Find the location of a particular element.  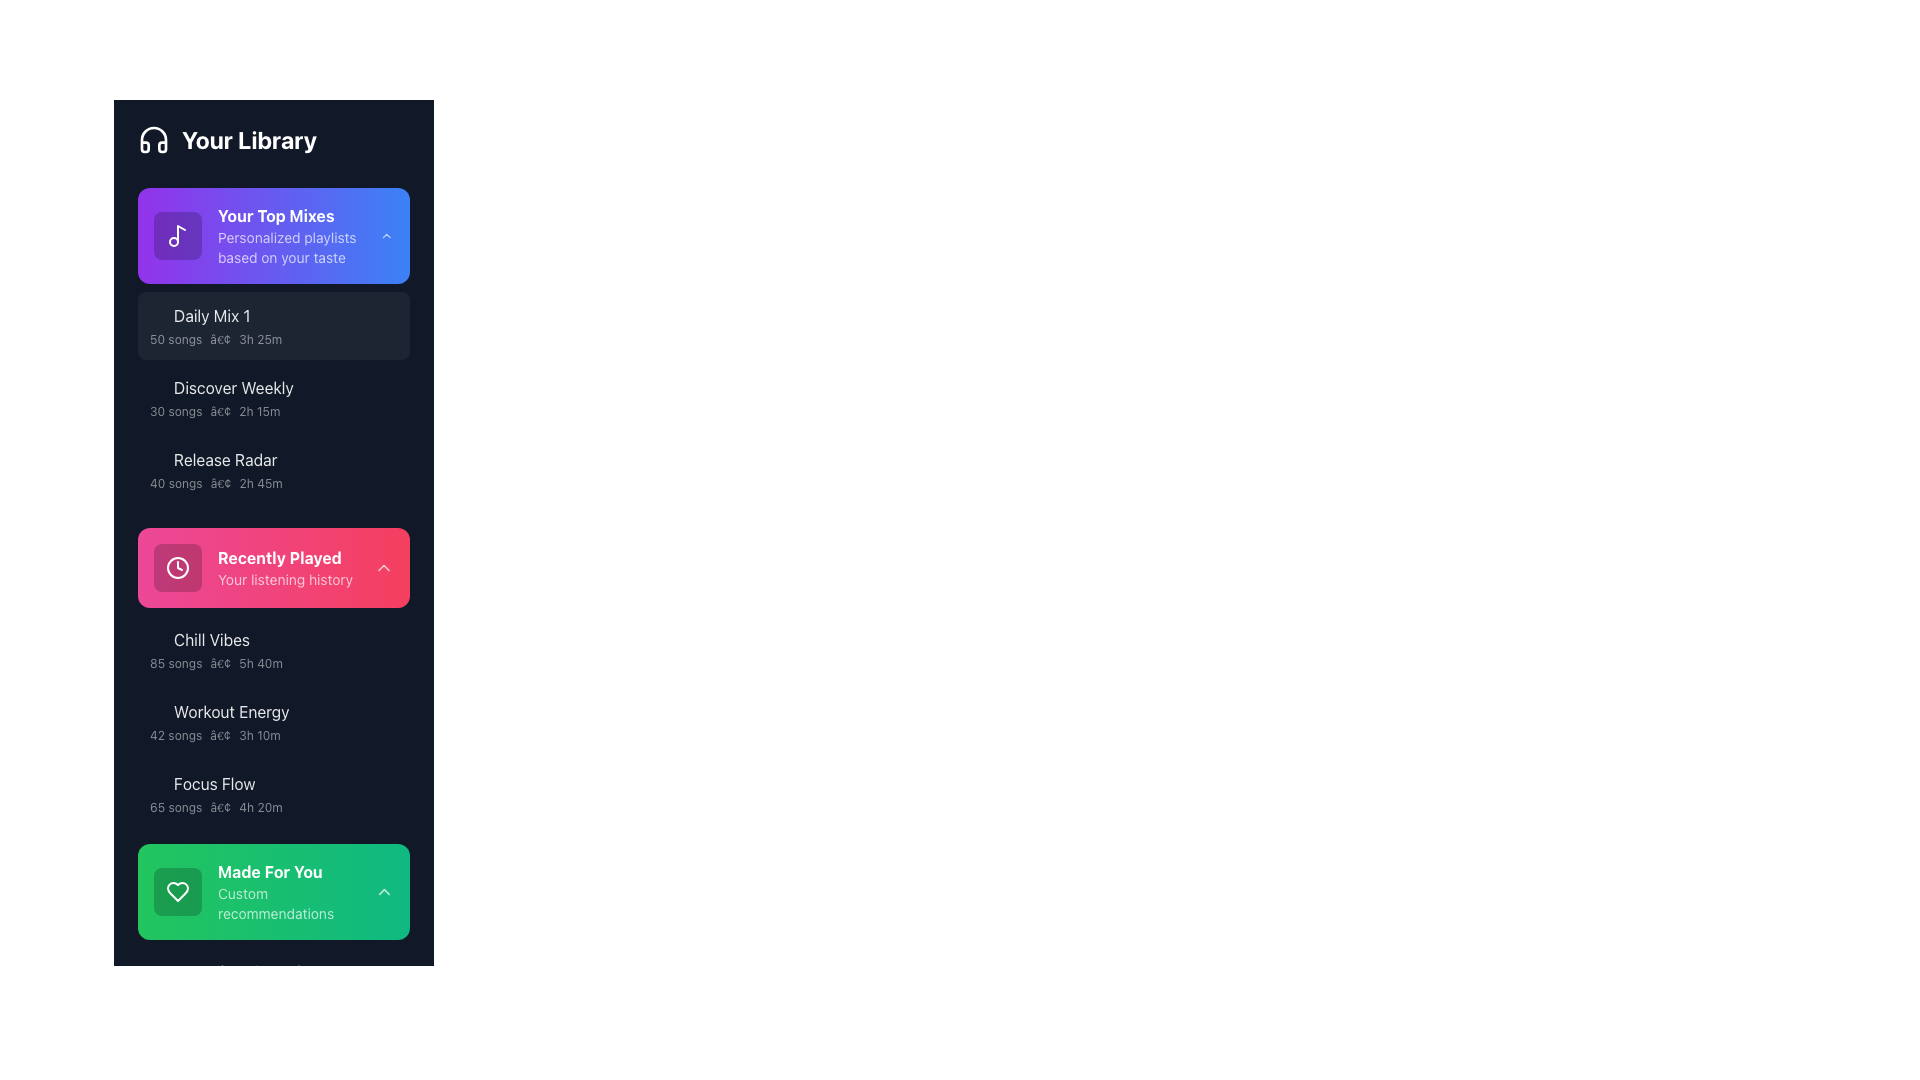

the interactive card located in the left-hand sidebar below 'Your Library' is located at coordinates (272, 234).